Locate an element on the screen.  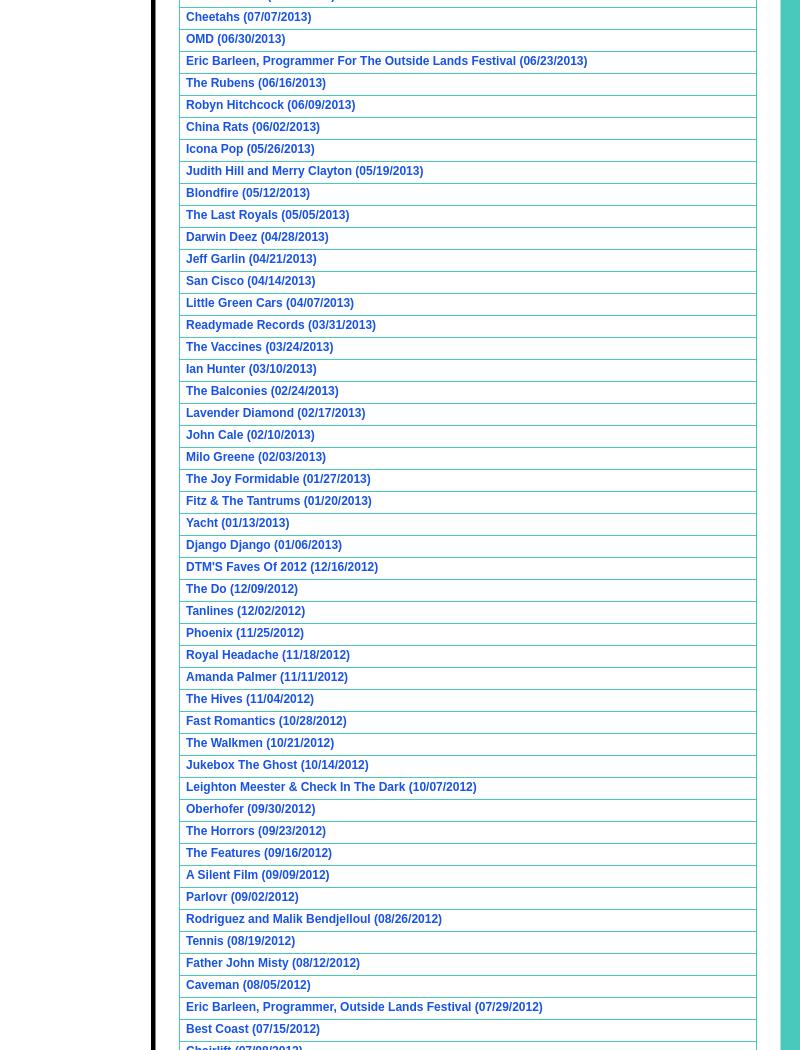
'Judith Hill and Merry Clayton (05/19/2013)' is located at coordinates (303, 171).